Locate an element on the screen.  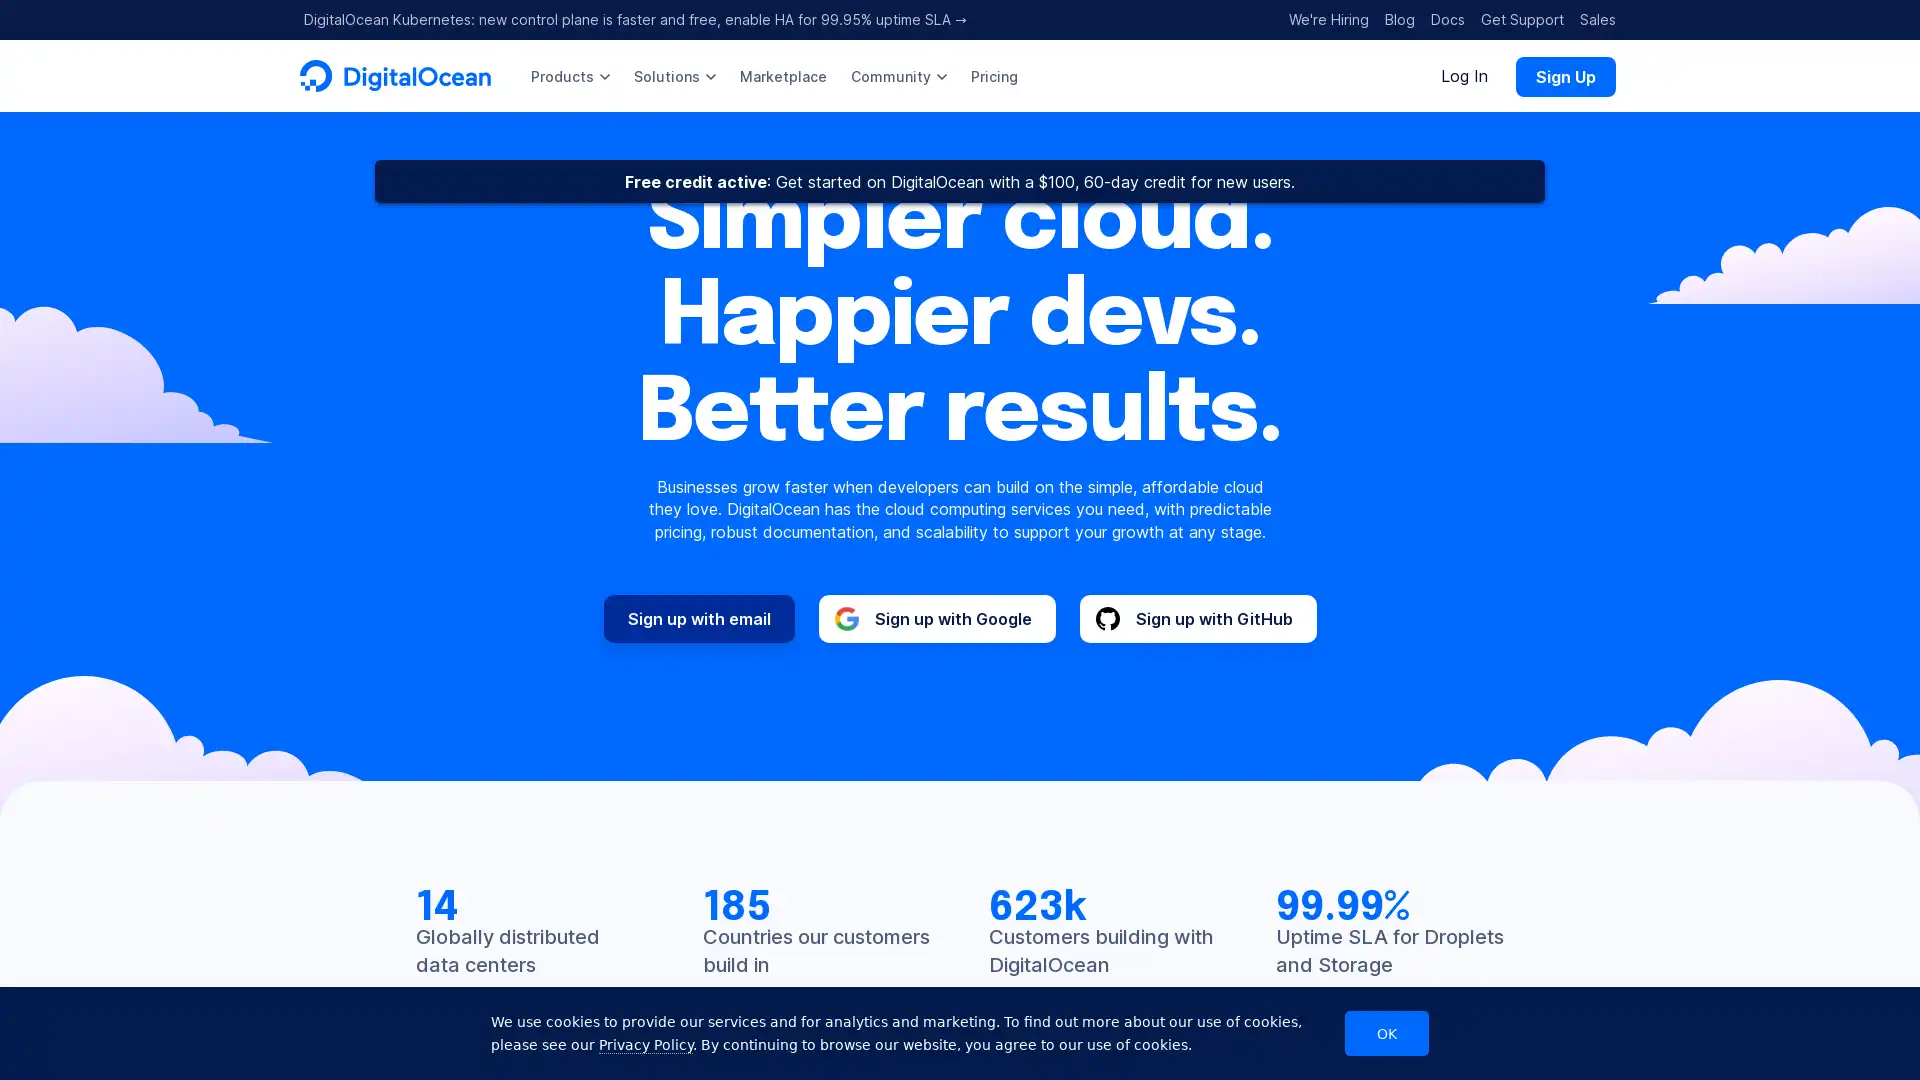
Sign Up is located at coordinates (1564, 75).